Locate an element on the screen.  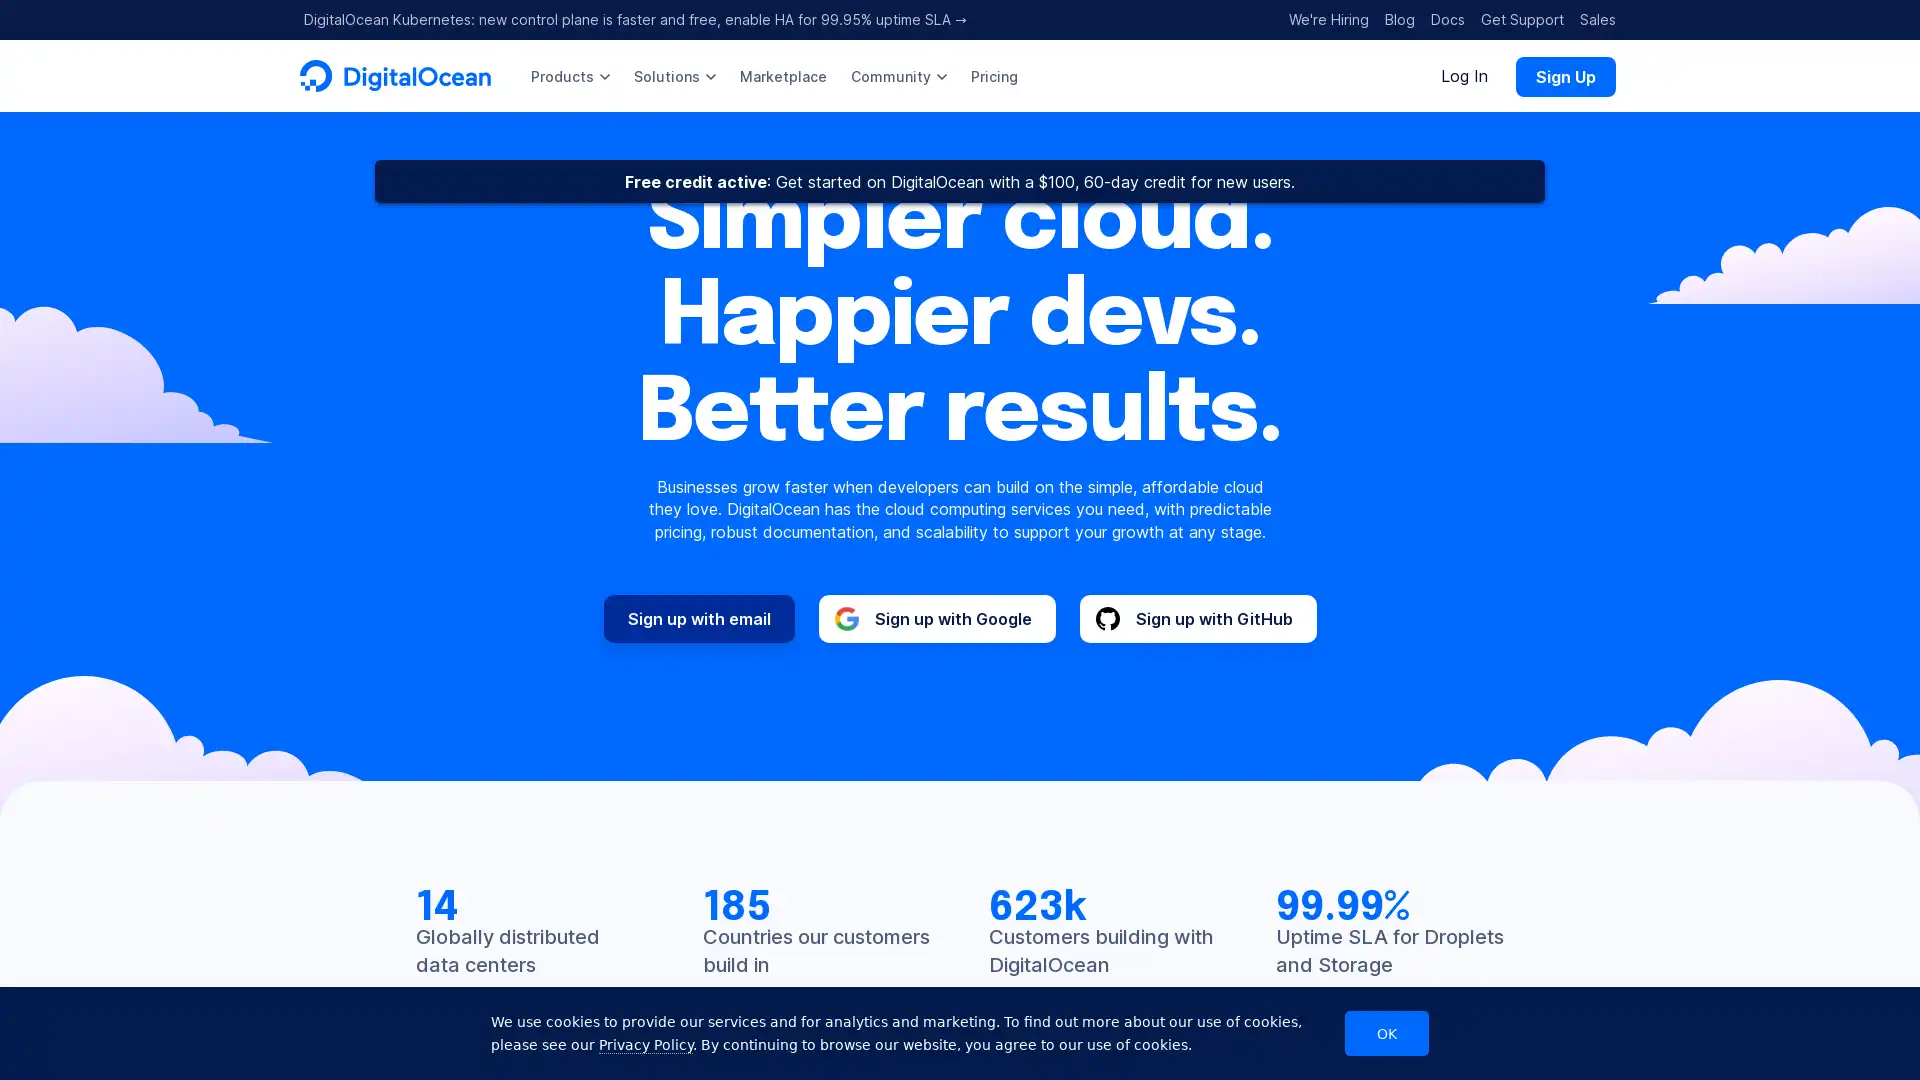
Sign Up is located at coordinates (1564, 75).